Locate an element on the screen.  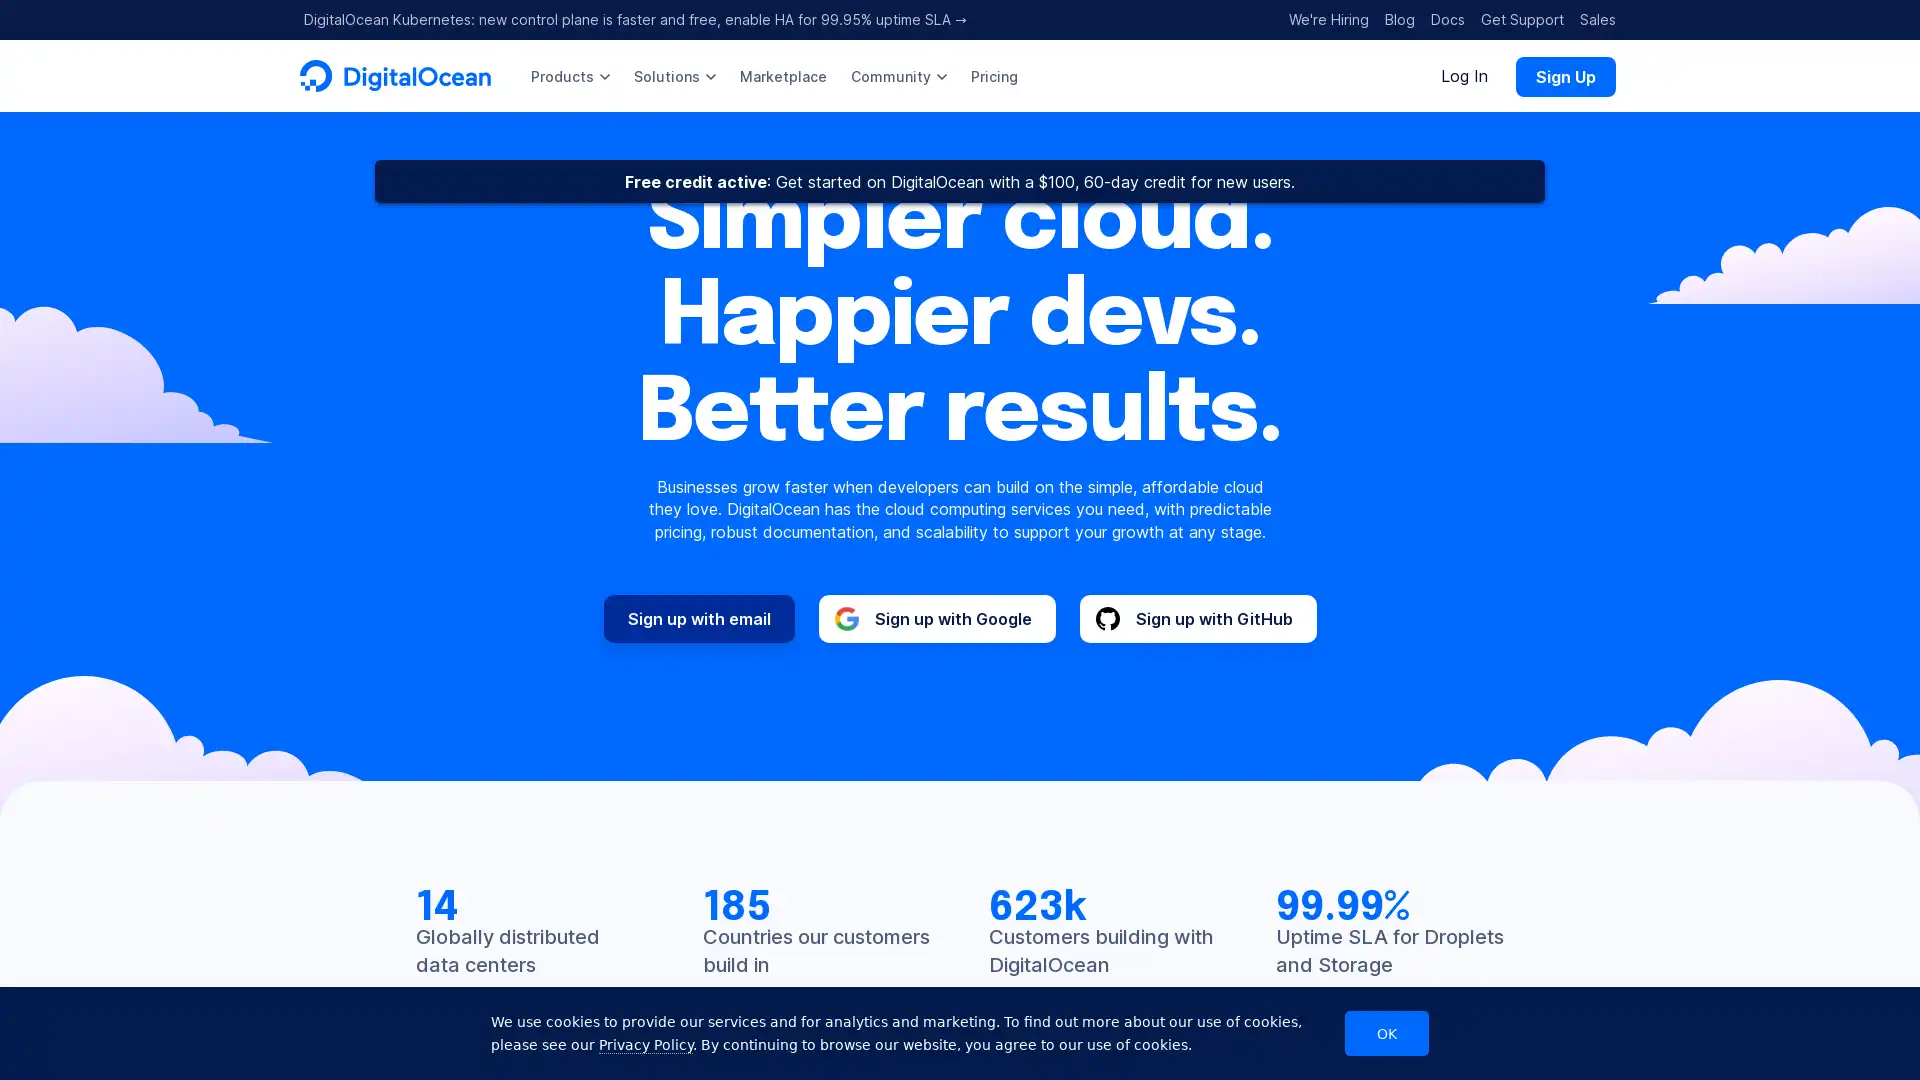
Sign Up is located at coordinates (1564, 75).